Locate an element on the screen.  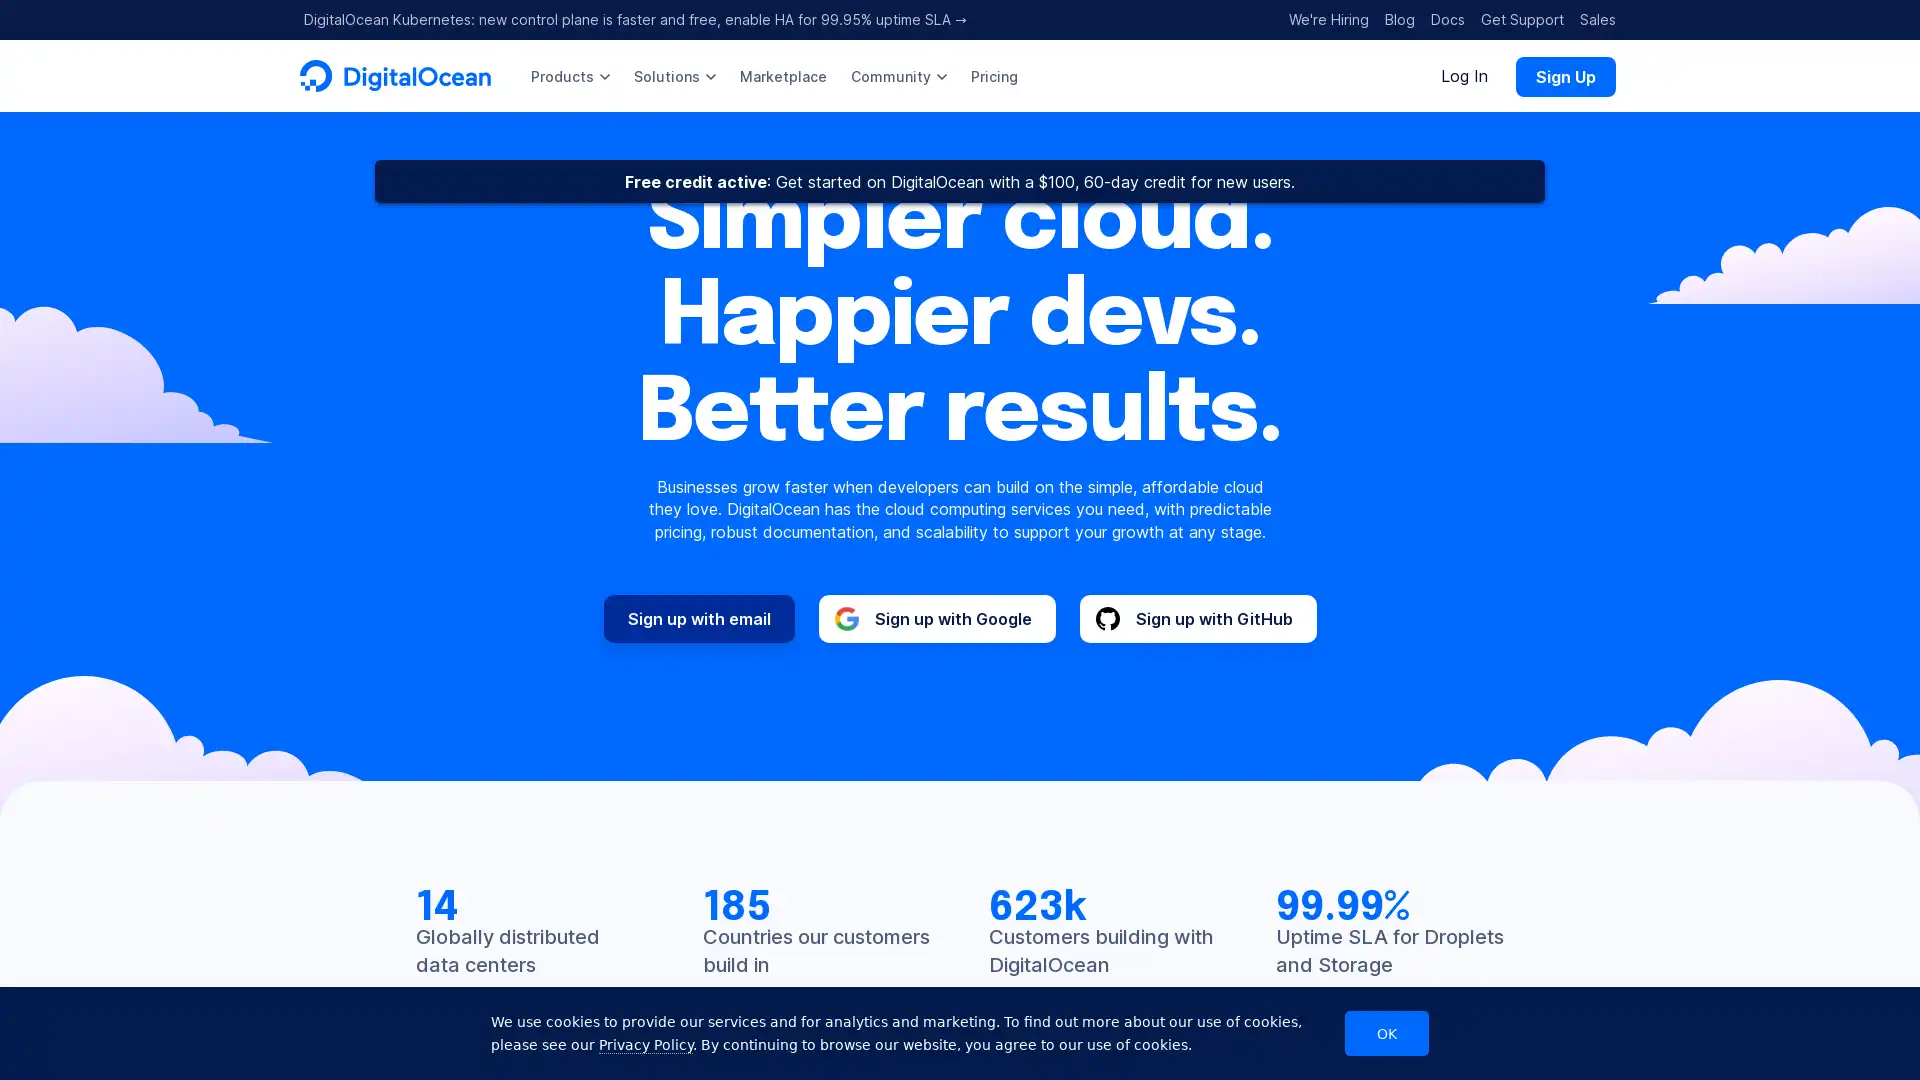
Sign Up is located at coordinates (1564, 75).